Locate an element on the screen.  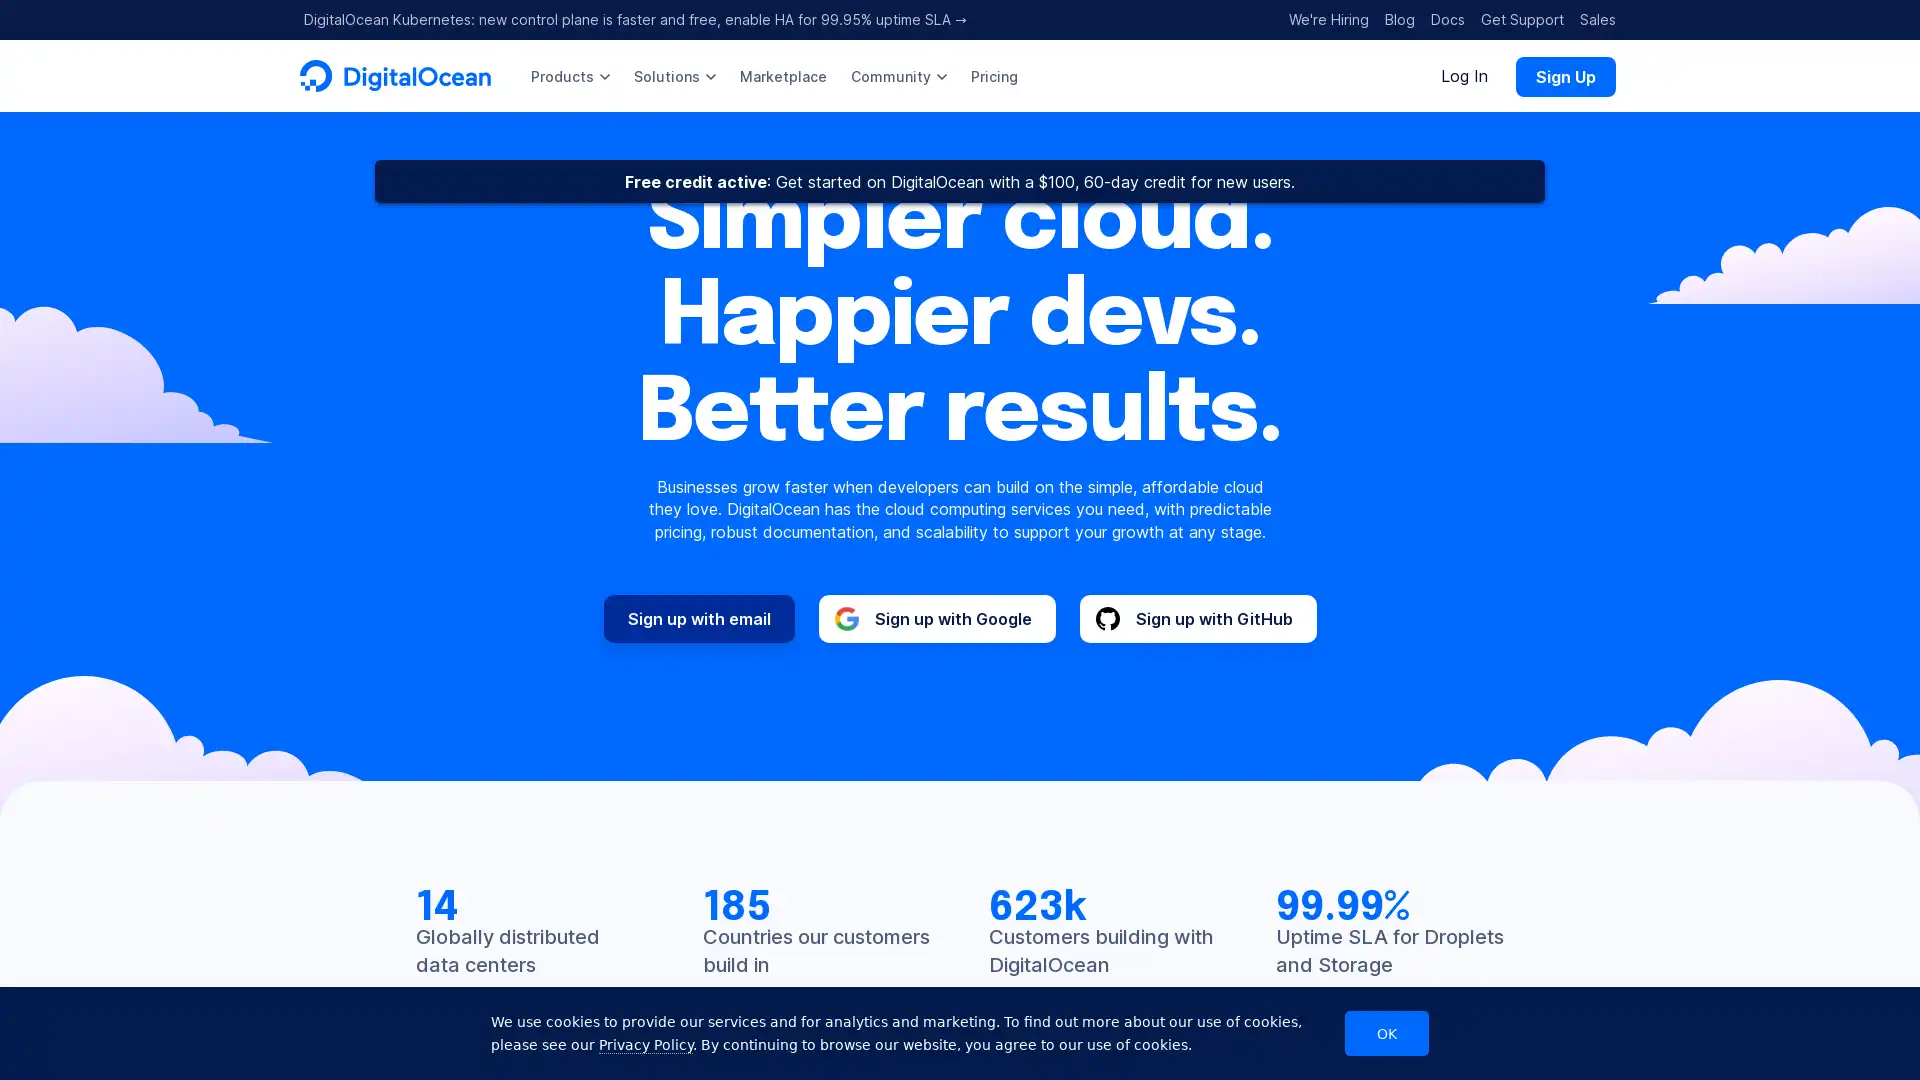
Sign Up is located at coordinates (1564, 75).